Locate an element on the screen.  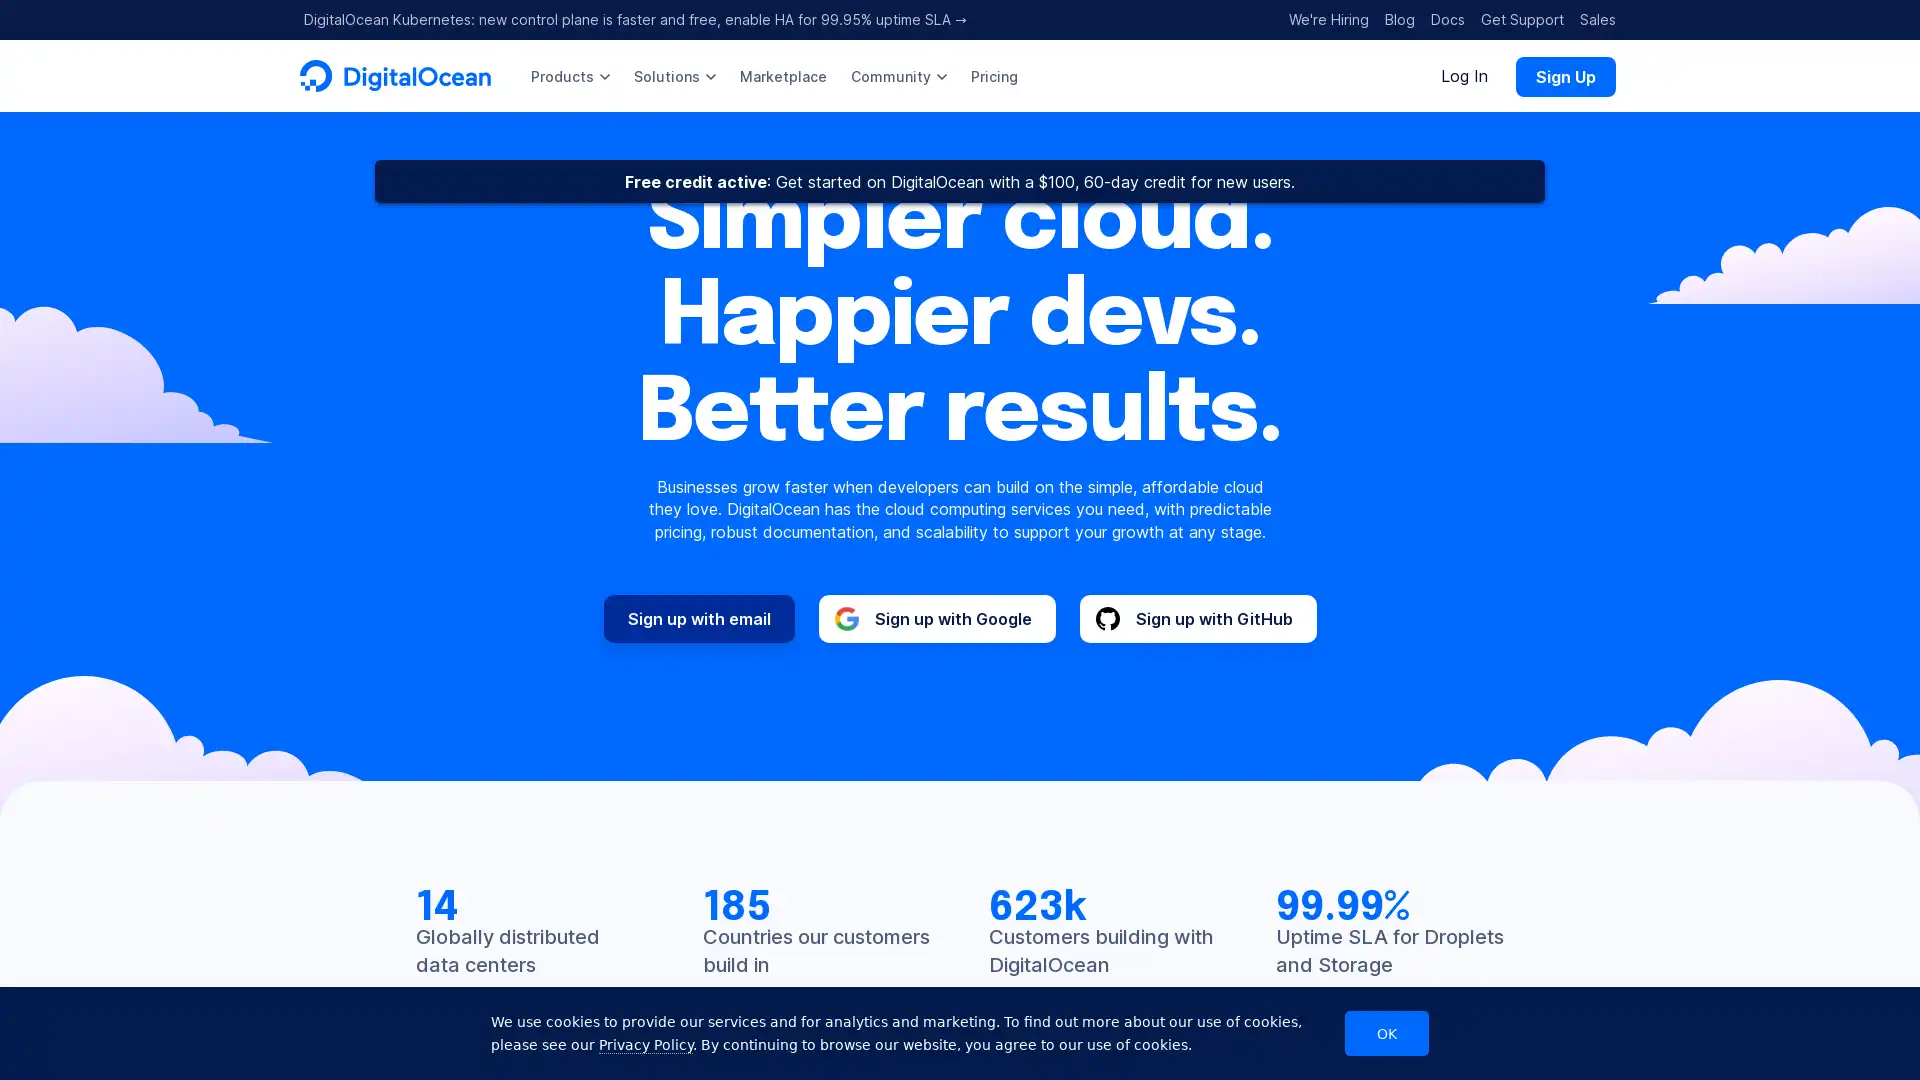
Sign Up is located at coordinates (1564, 75).